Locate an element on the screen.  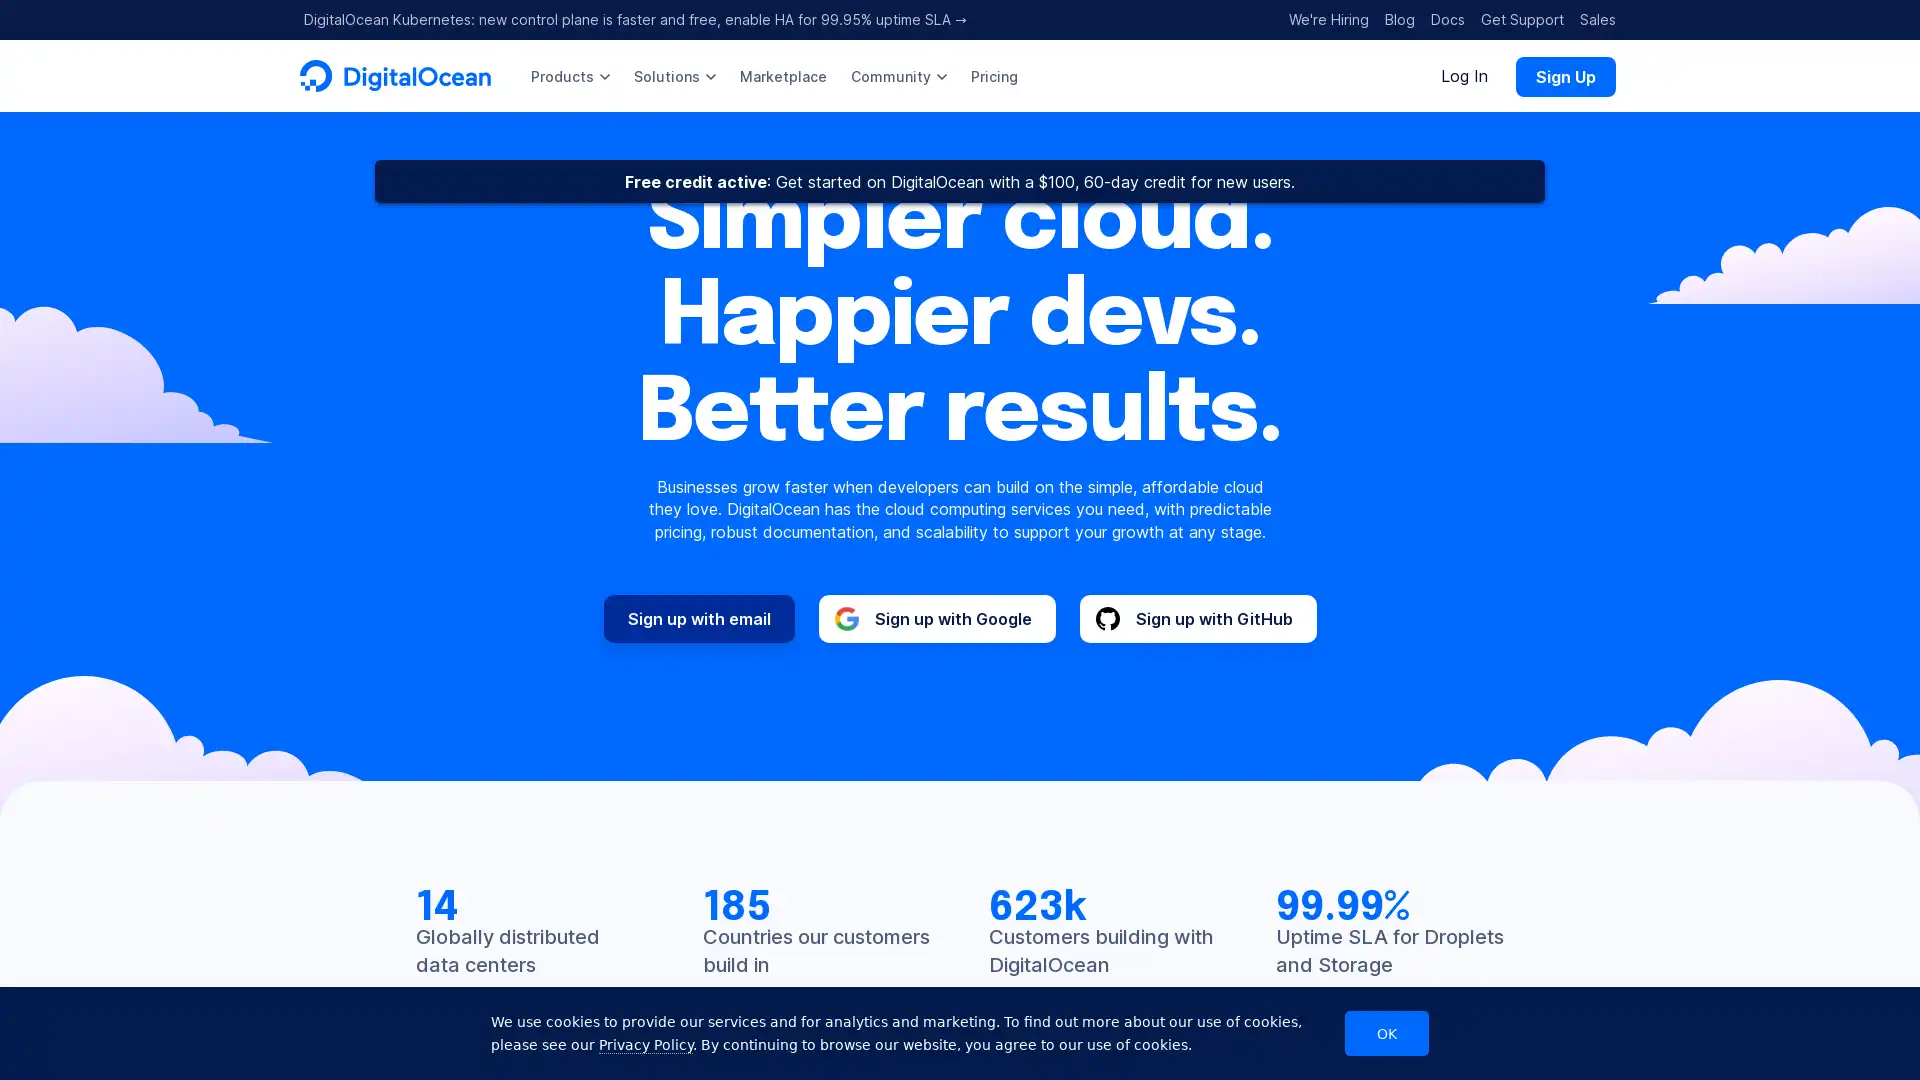
Sign Up is located at coordinates (1564, 75).